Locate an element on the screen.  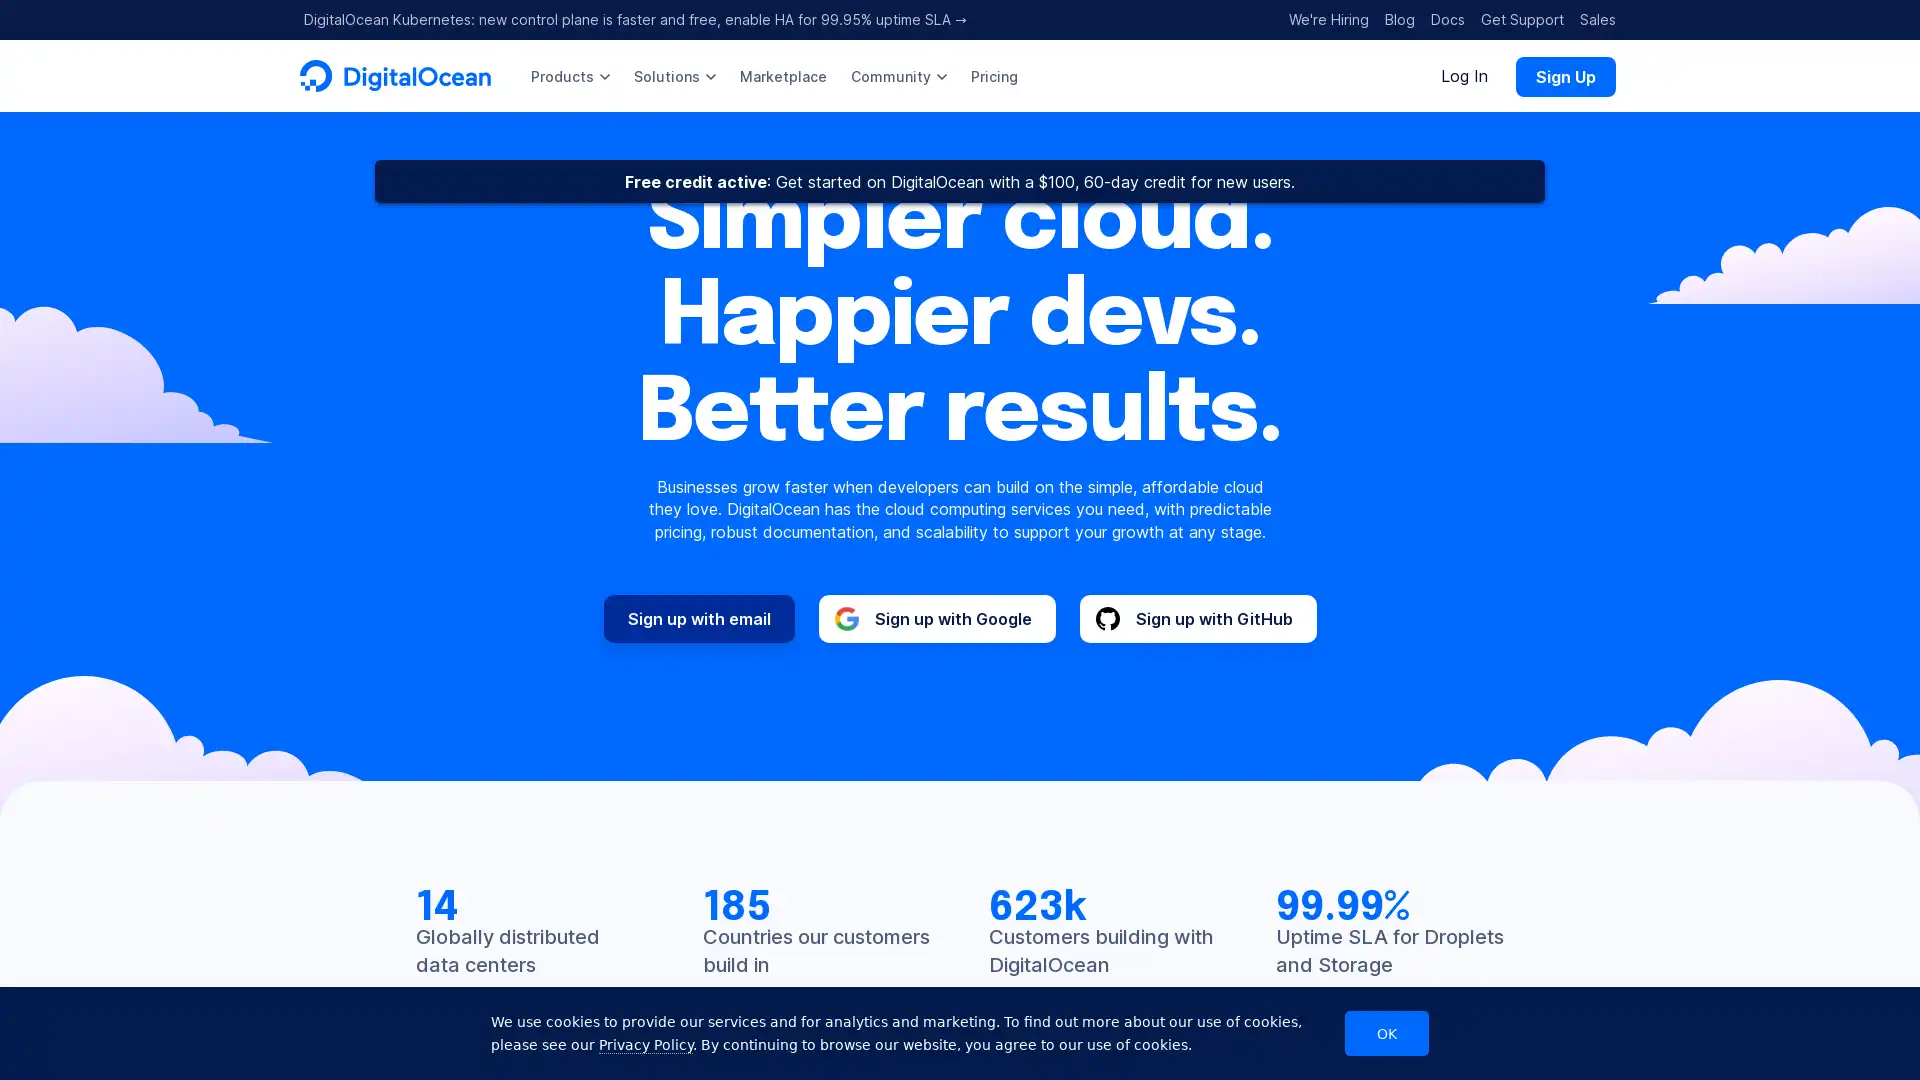
Sign Up is located at coordinates (1564, 75).